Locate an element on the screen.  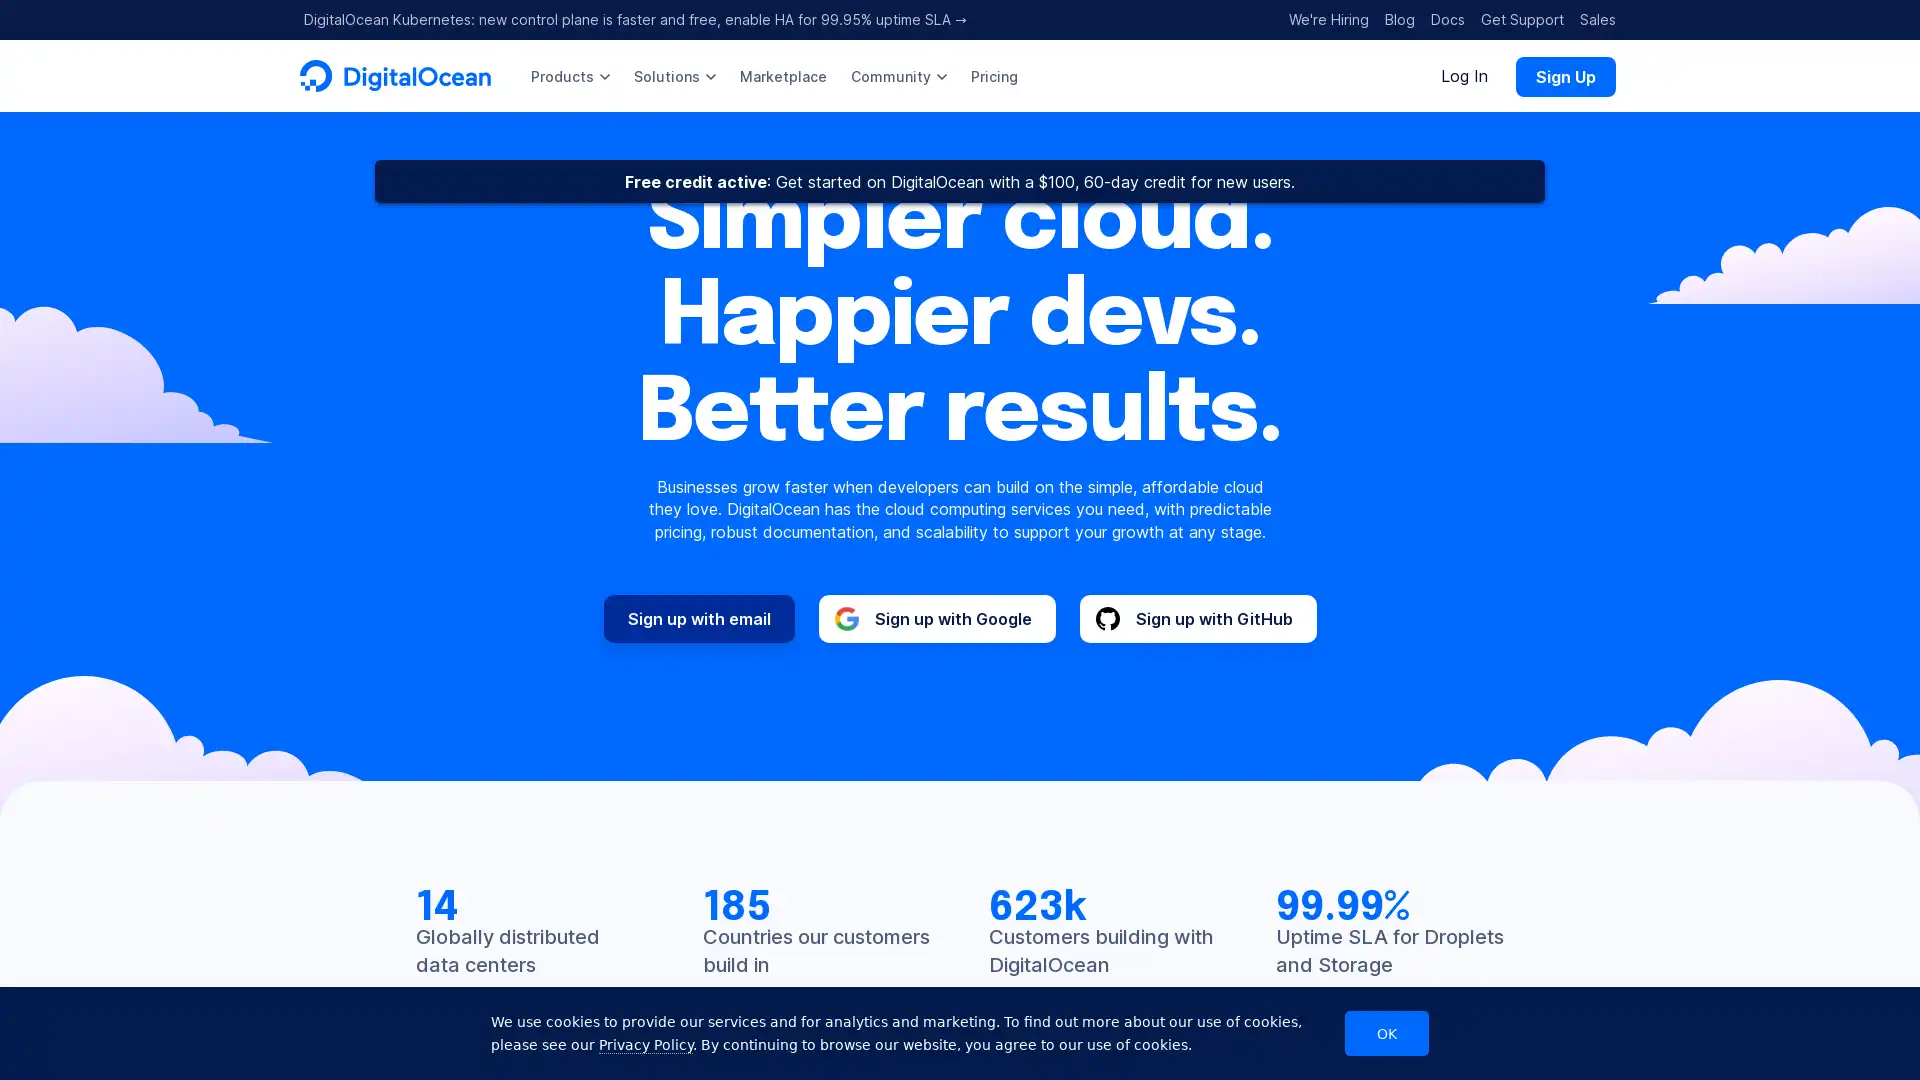
Sign Up is located at coordinates (1564, 75).